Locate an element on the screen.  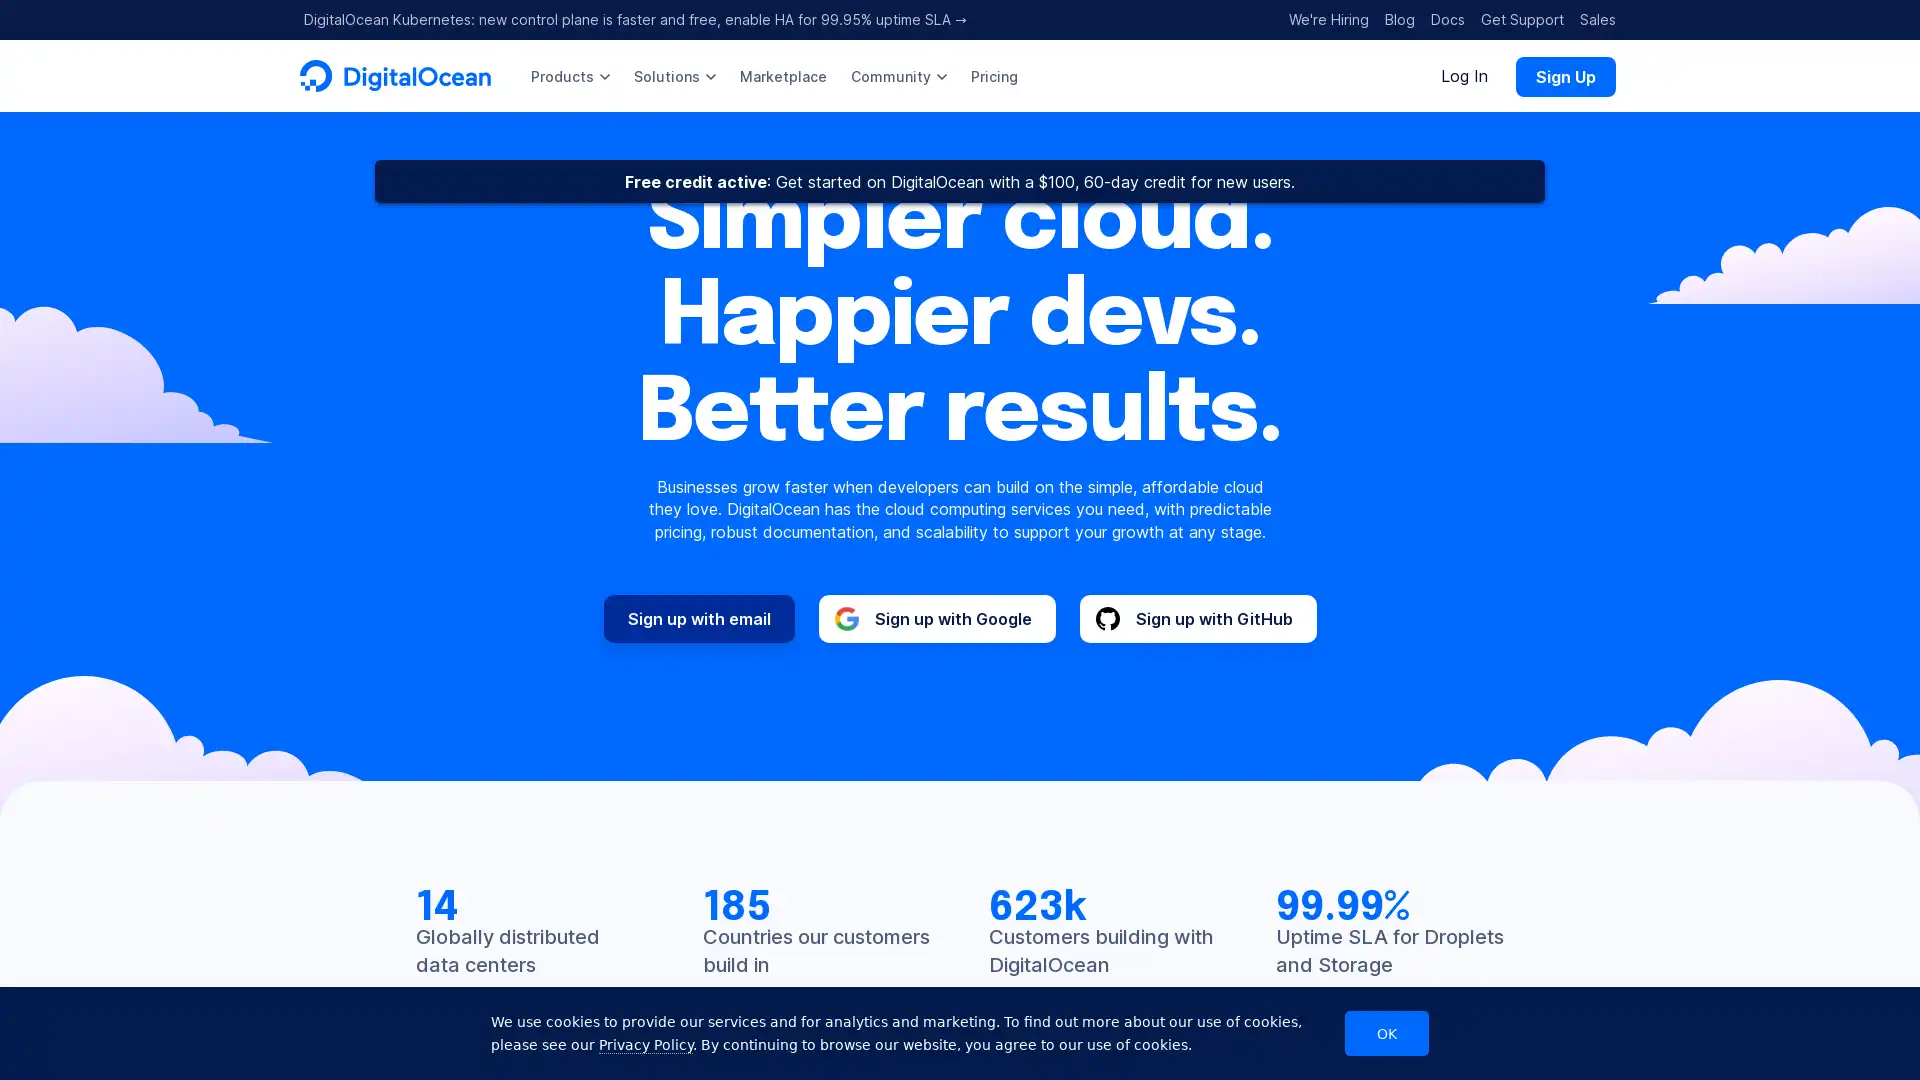
Sign Up is located at coordinates (1564, 75).